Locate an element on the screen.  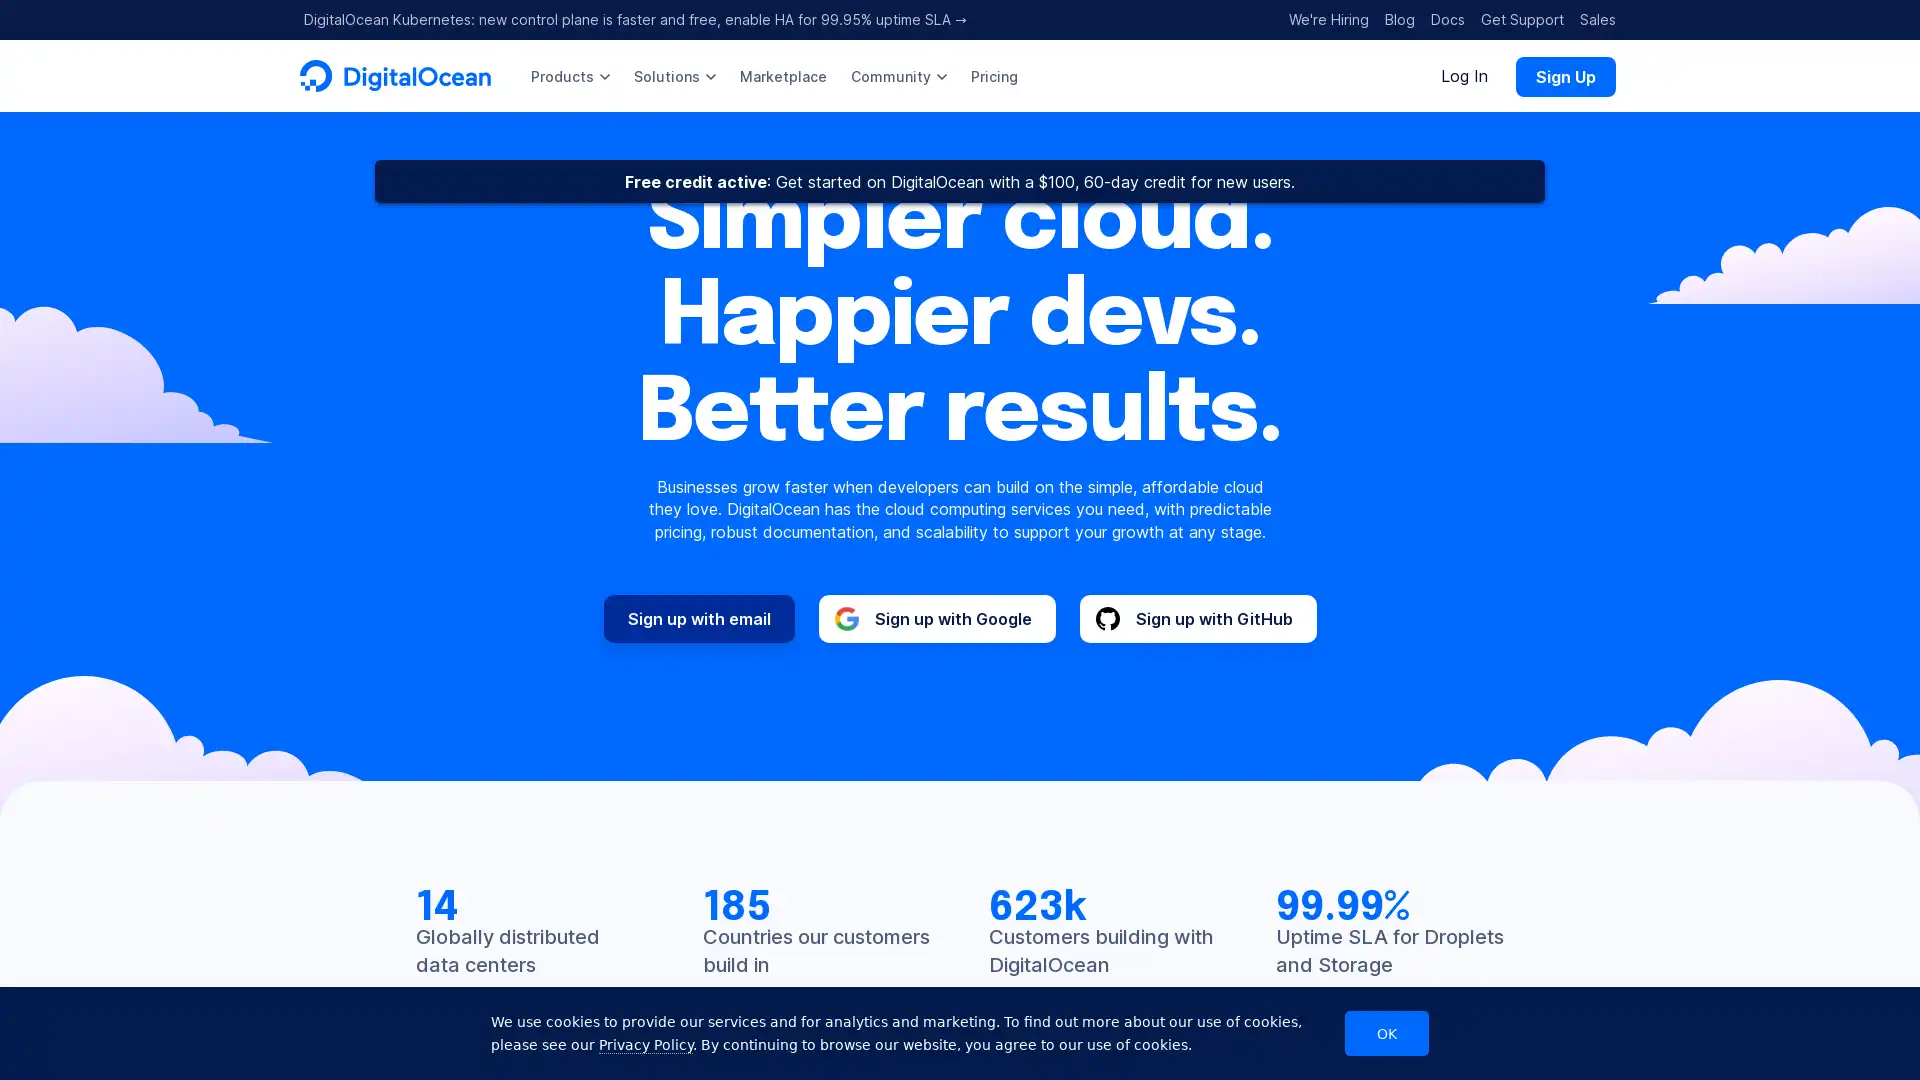
Sign Up is located at coordinates (1564, 75).